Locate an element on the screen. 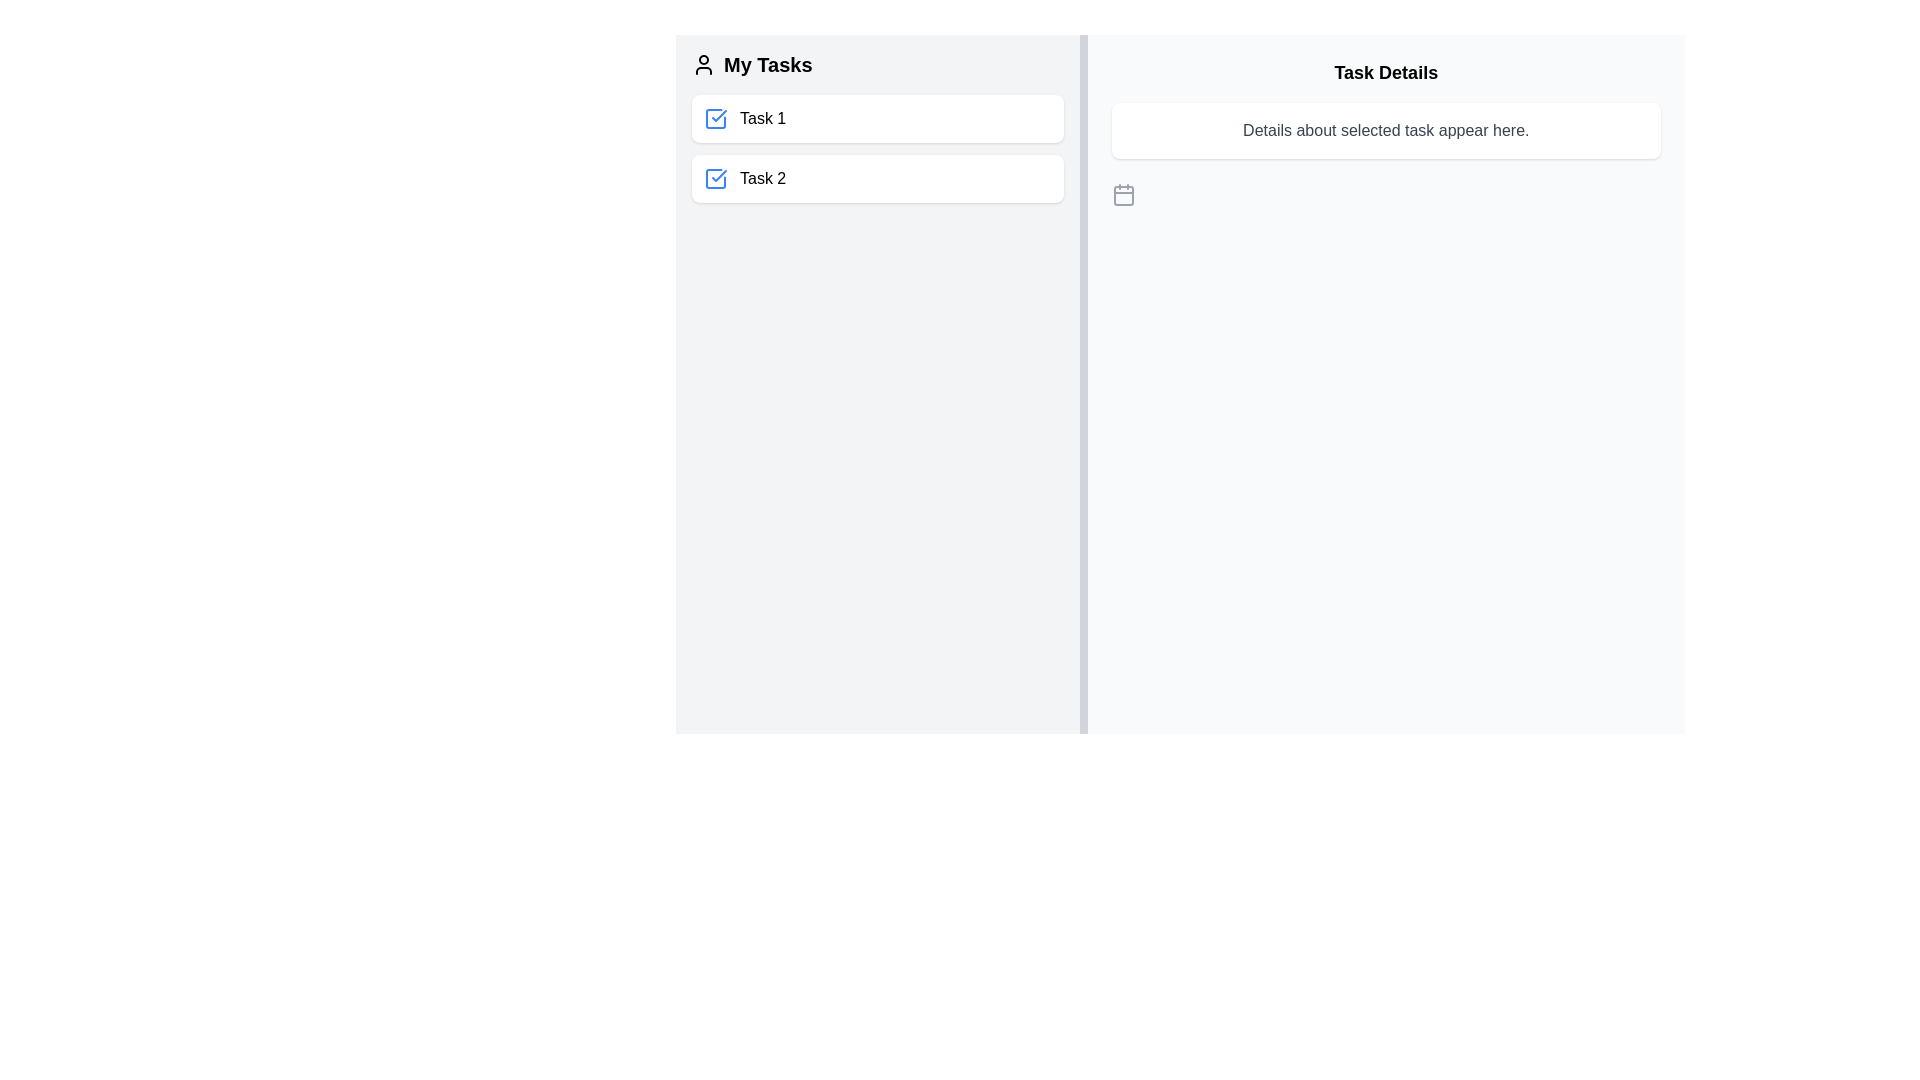  the status of the task completion indicator icon with a checkmark located to the left of the 'Task 1' title is located at coordinates (715, 119).